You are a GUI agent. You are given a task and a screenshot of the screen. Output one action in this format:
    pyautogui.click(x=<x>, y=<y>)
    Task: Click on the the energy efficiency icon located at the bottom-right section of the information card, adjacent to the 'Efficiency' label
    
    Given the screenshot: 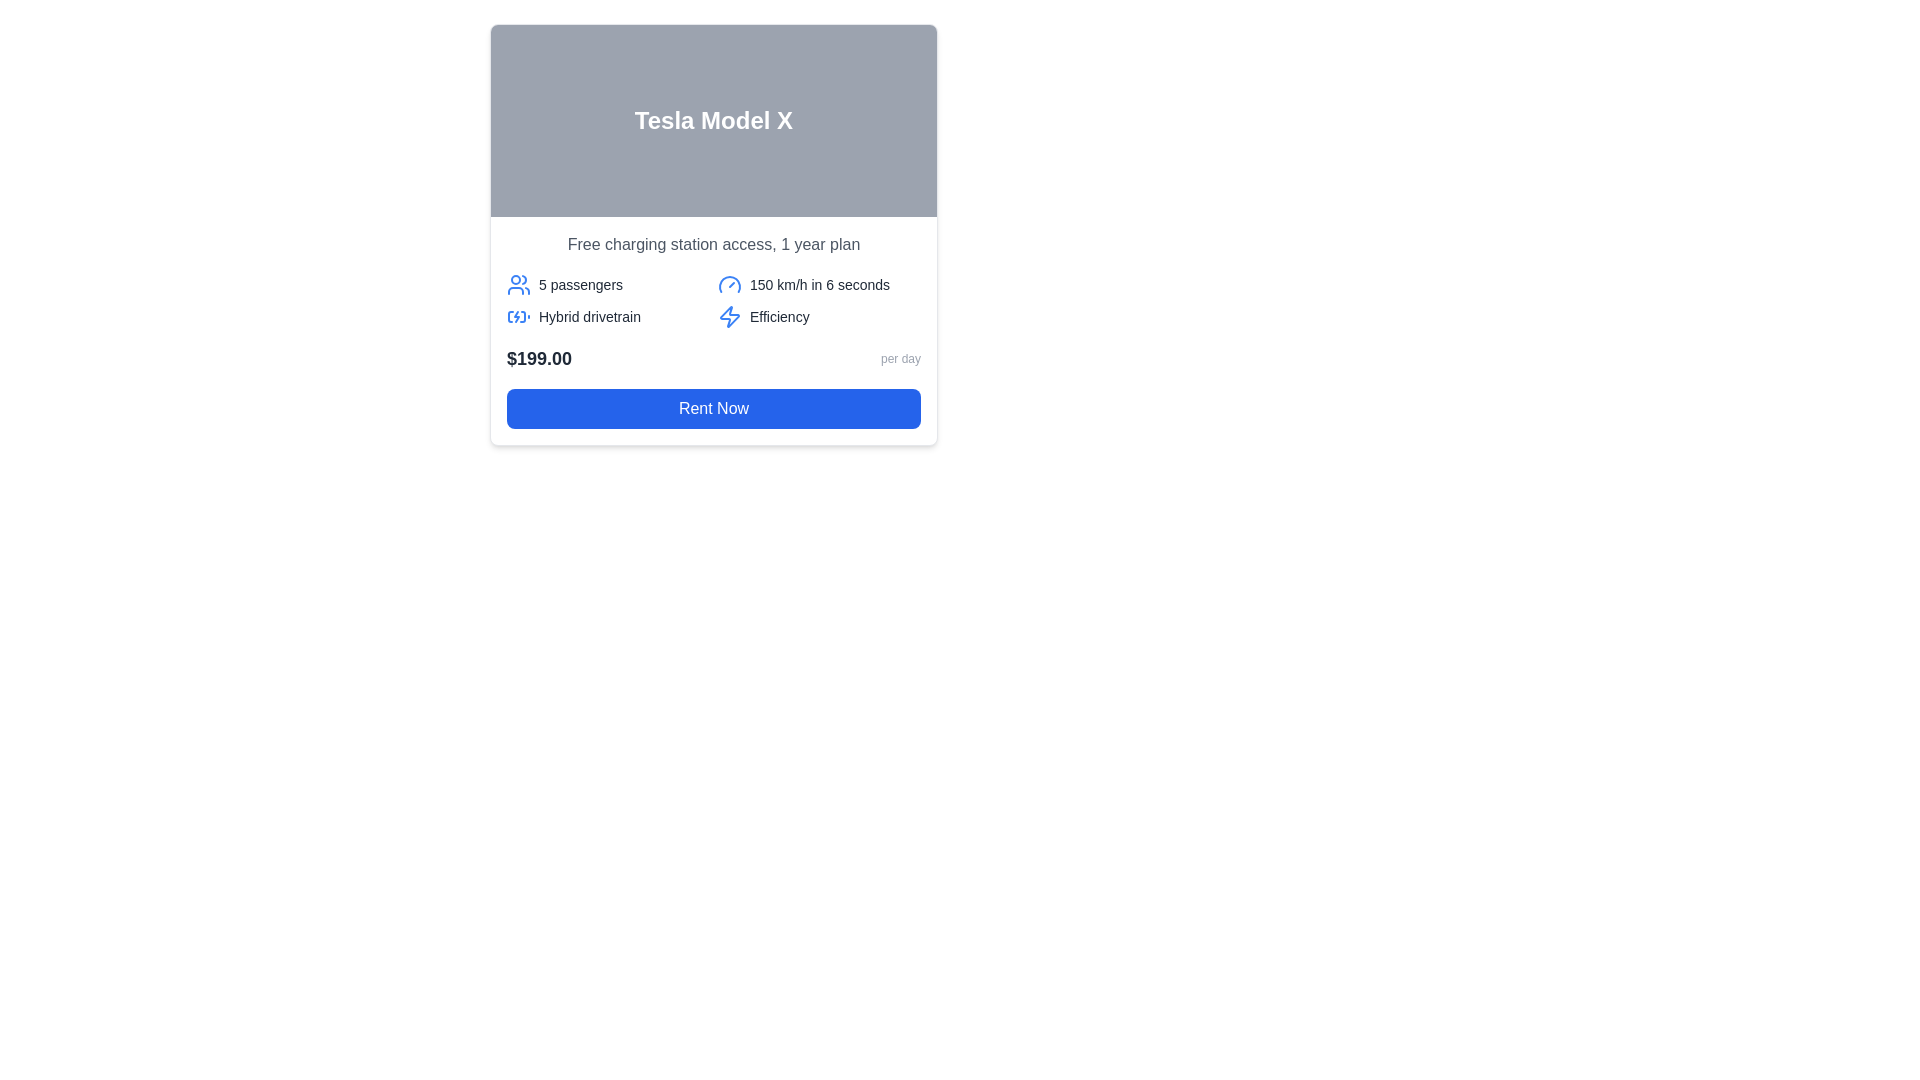 What is the action you would take?
    pyautogui.click(x=728, y=315)
    